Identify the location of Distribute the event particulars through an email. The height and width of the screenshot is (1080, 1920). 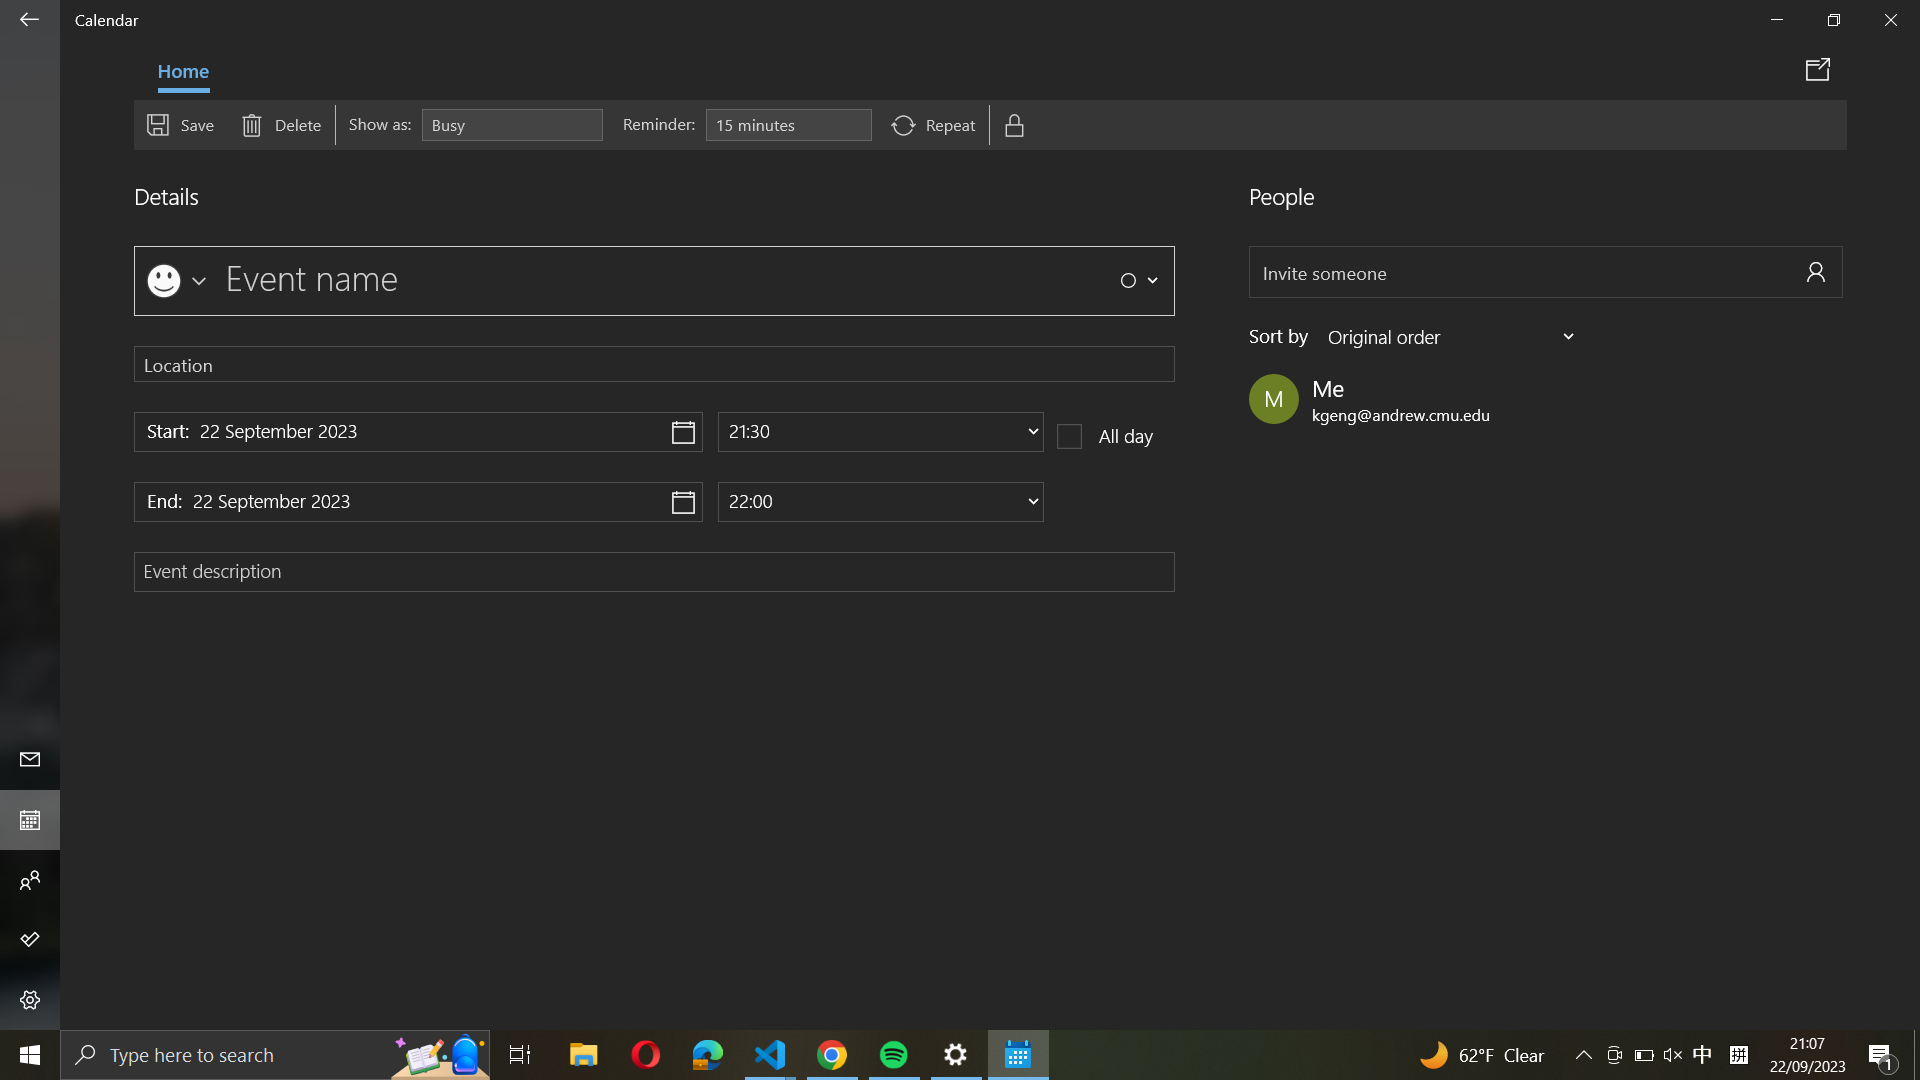
(1821, 68).